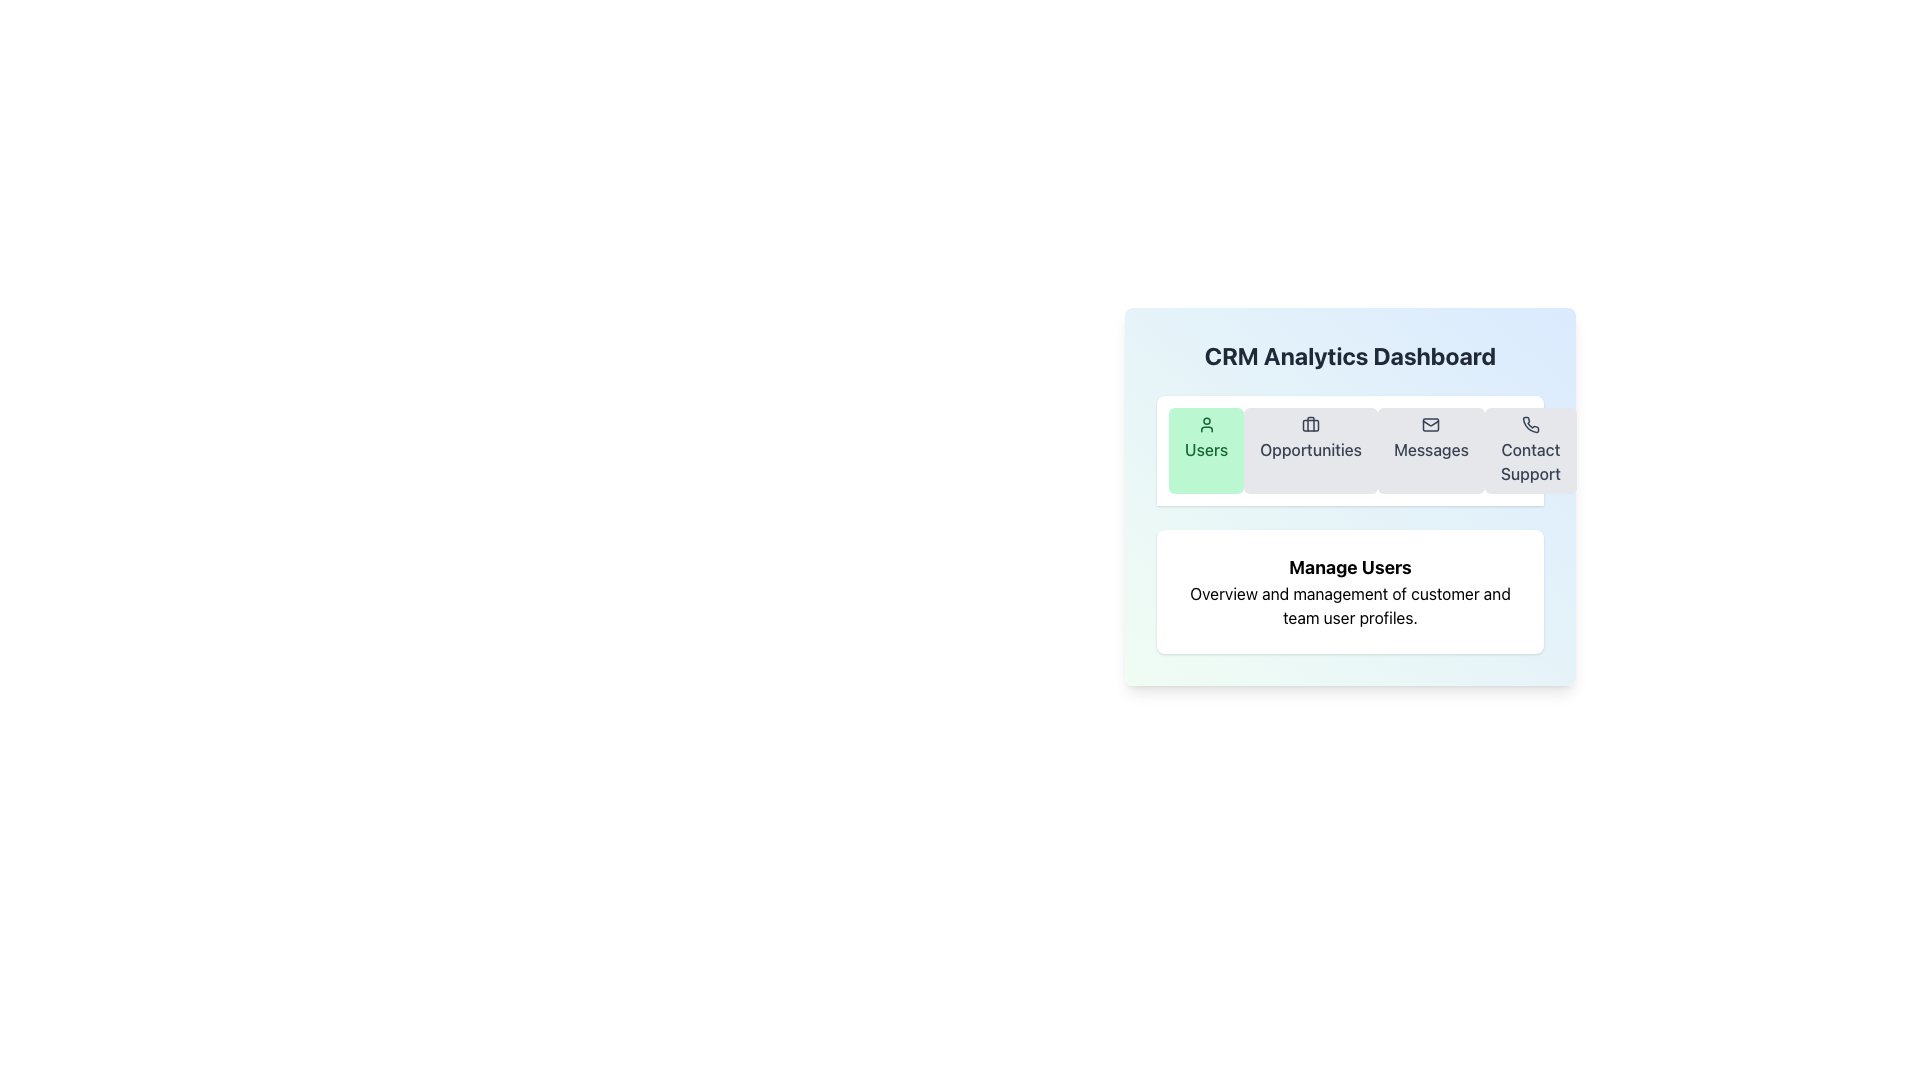 The width and height of the screenshot is (1920, 1080). I want to click on the text label indicating functionality related to contacting support services, located below the phone icon in the menu, so click(1529, 462).